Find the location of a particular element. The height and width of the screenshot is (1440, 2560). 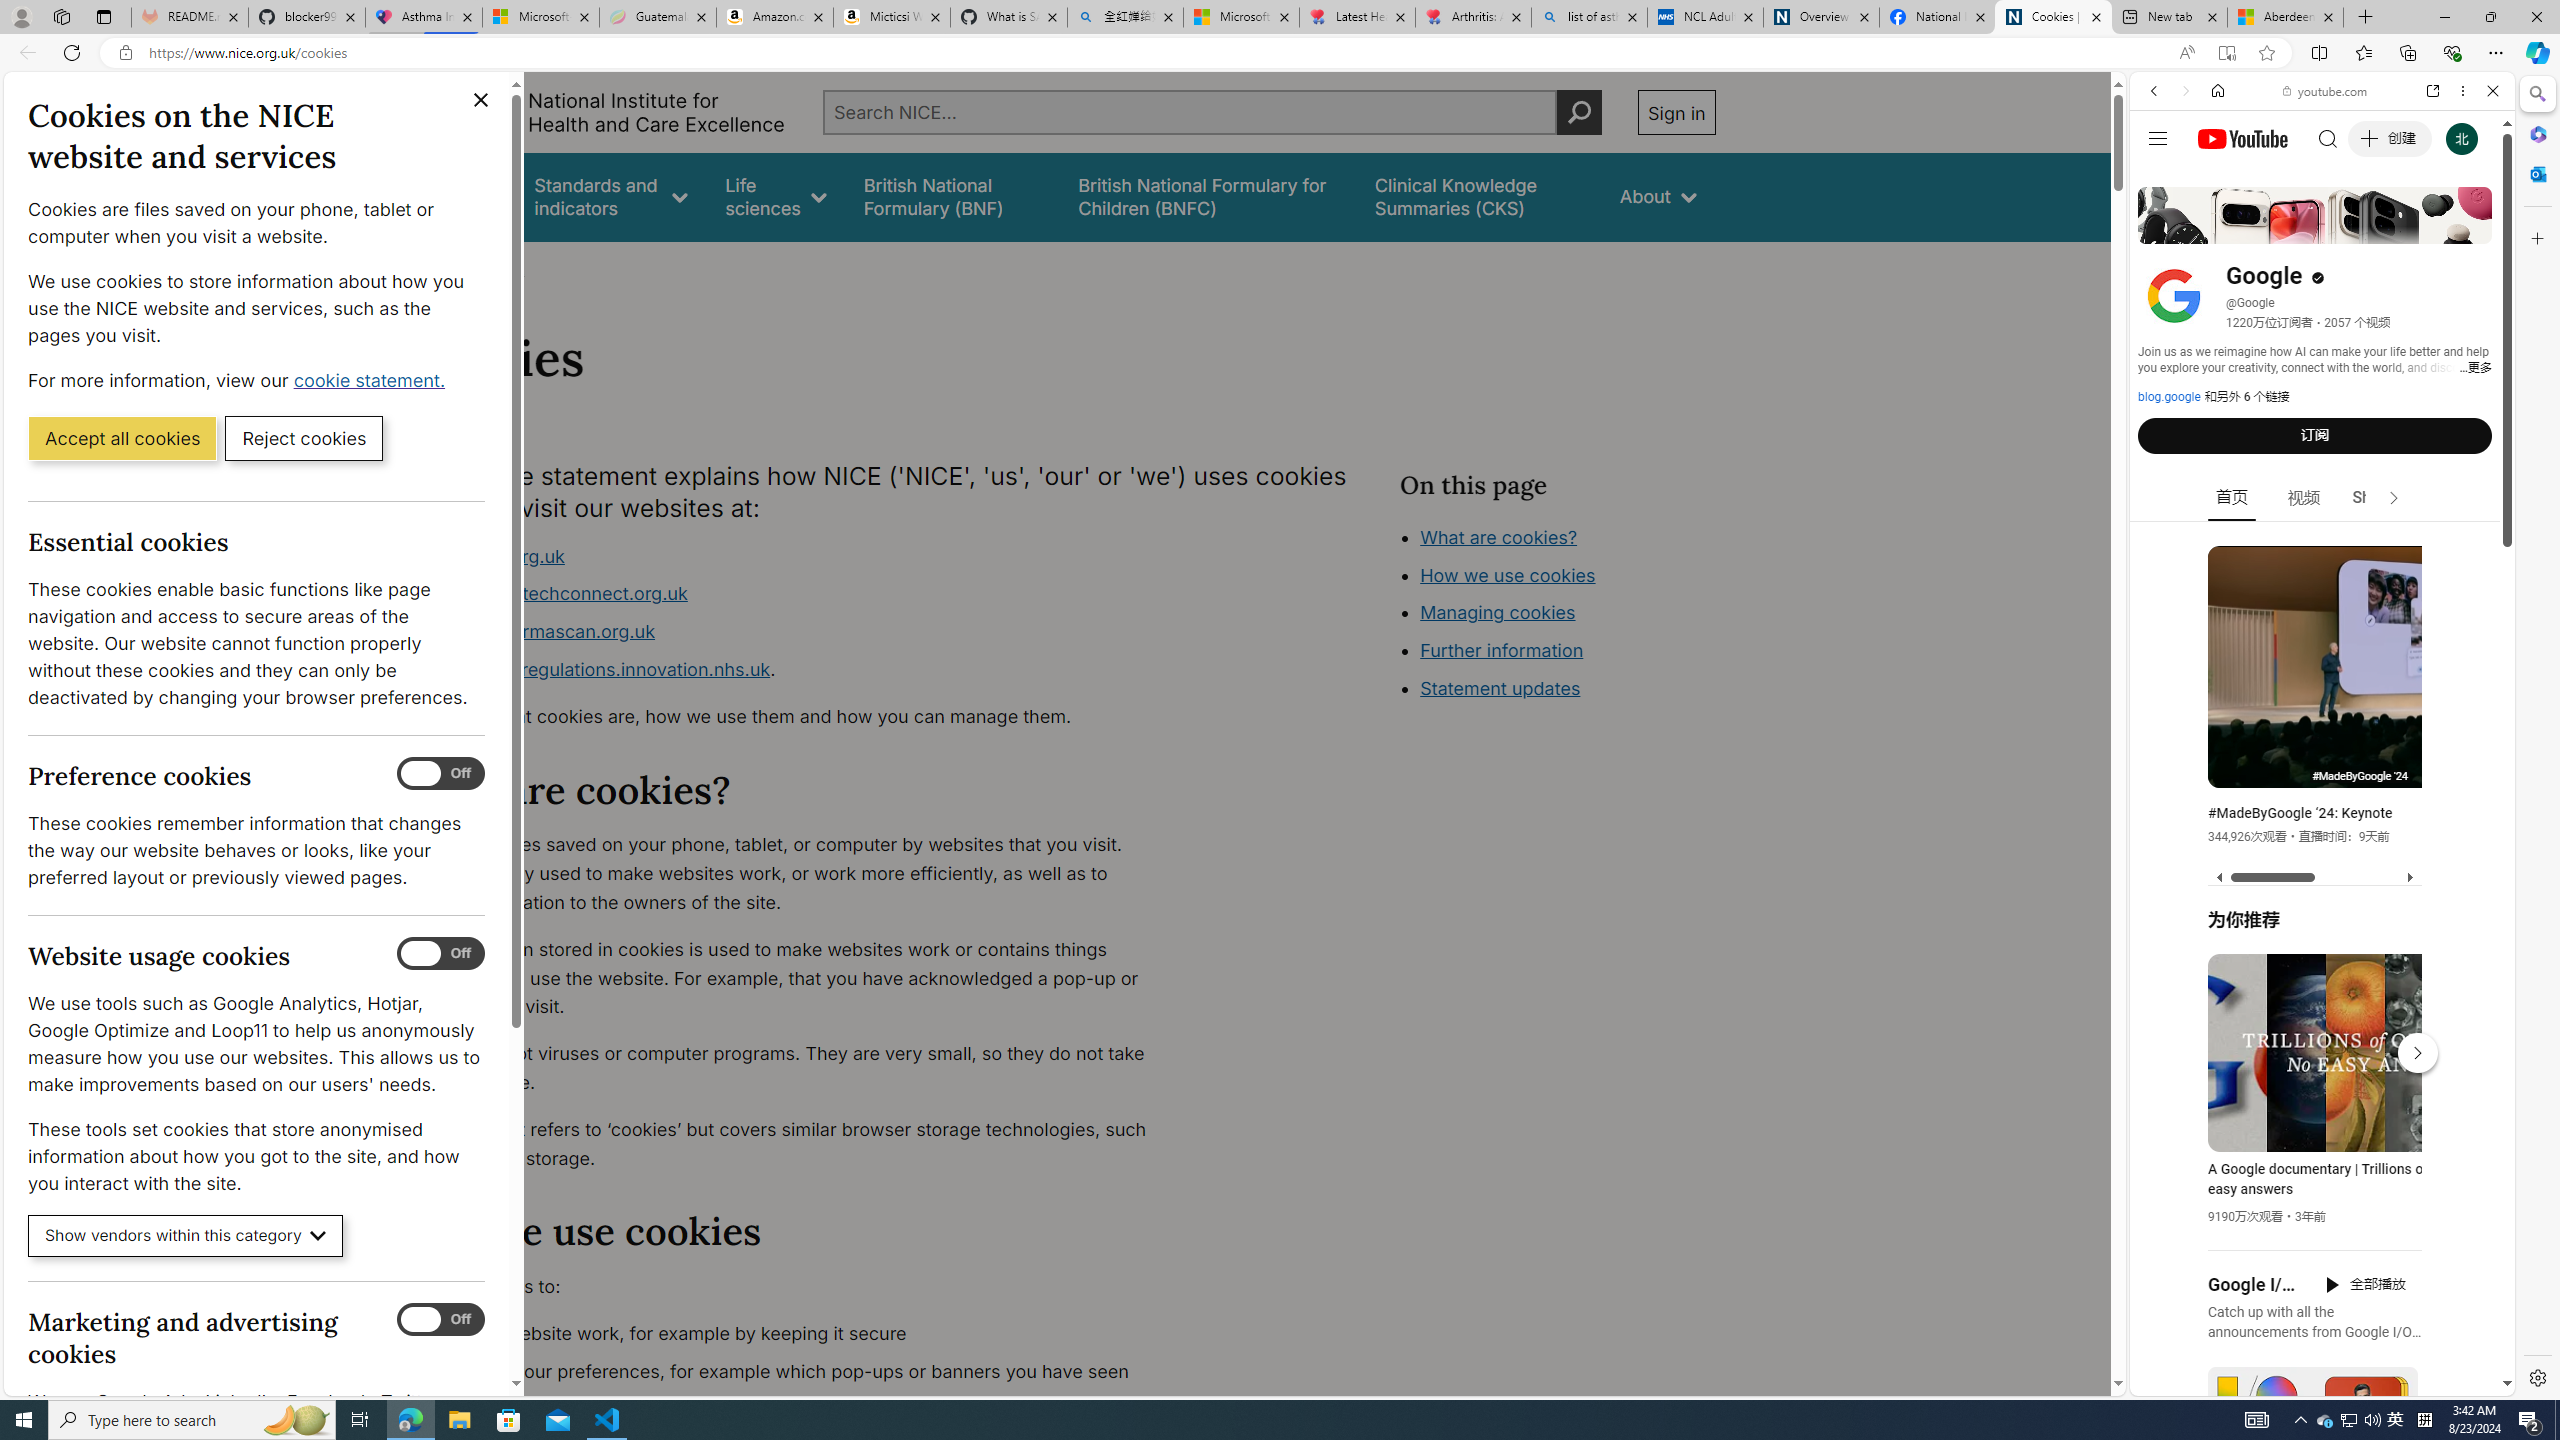

'Search Filter, VIDEOS' is located at coordinates (2286, 227).